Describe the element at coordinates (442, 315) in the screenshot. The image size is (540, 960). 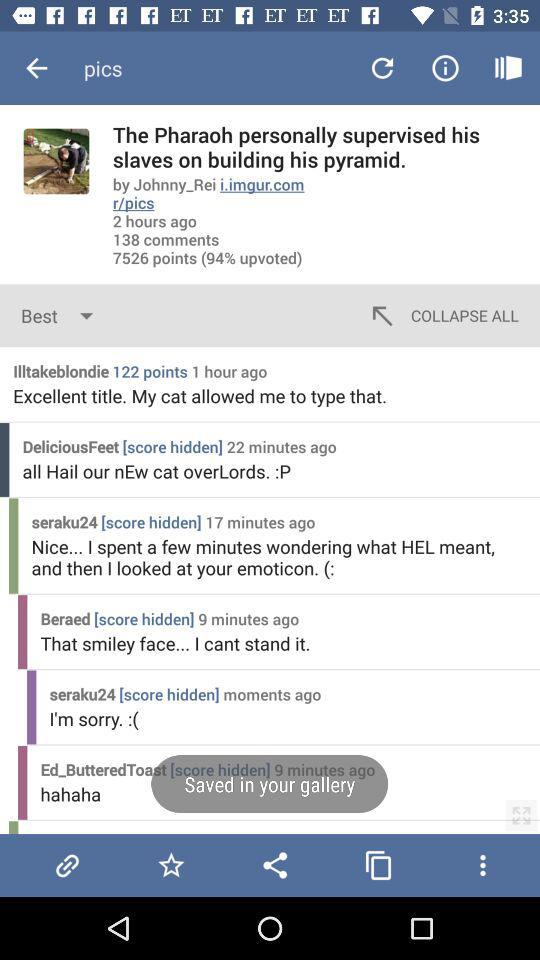
I see `collapse all` at that location.